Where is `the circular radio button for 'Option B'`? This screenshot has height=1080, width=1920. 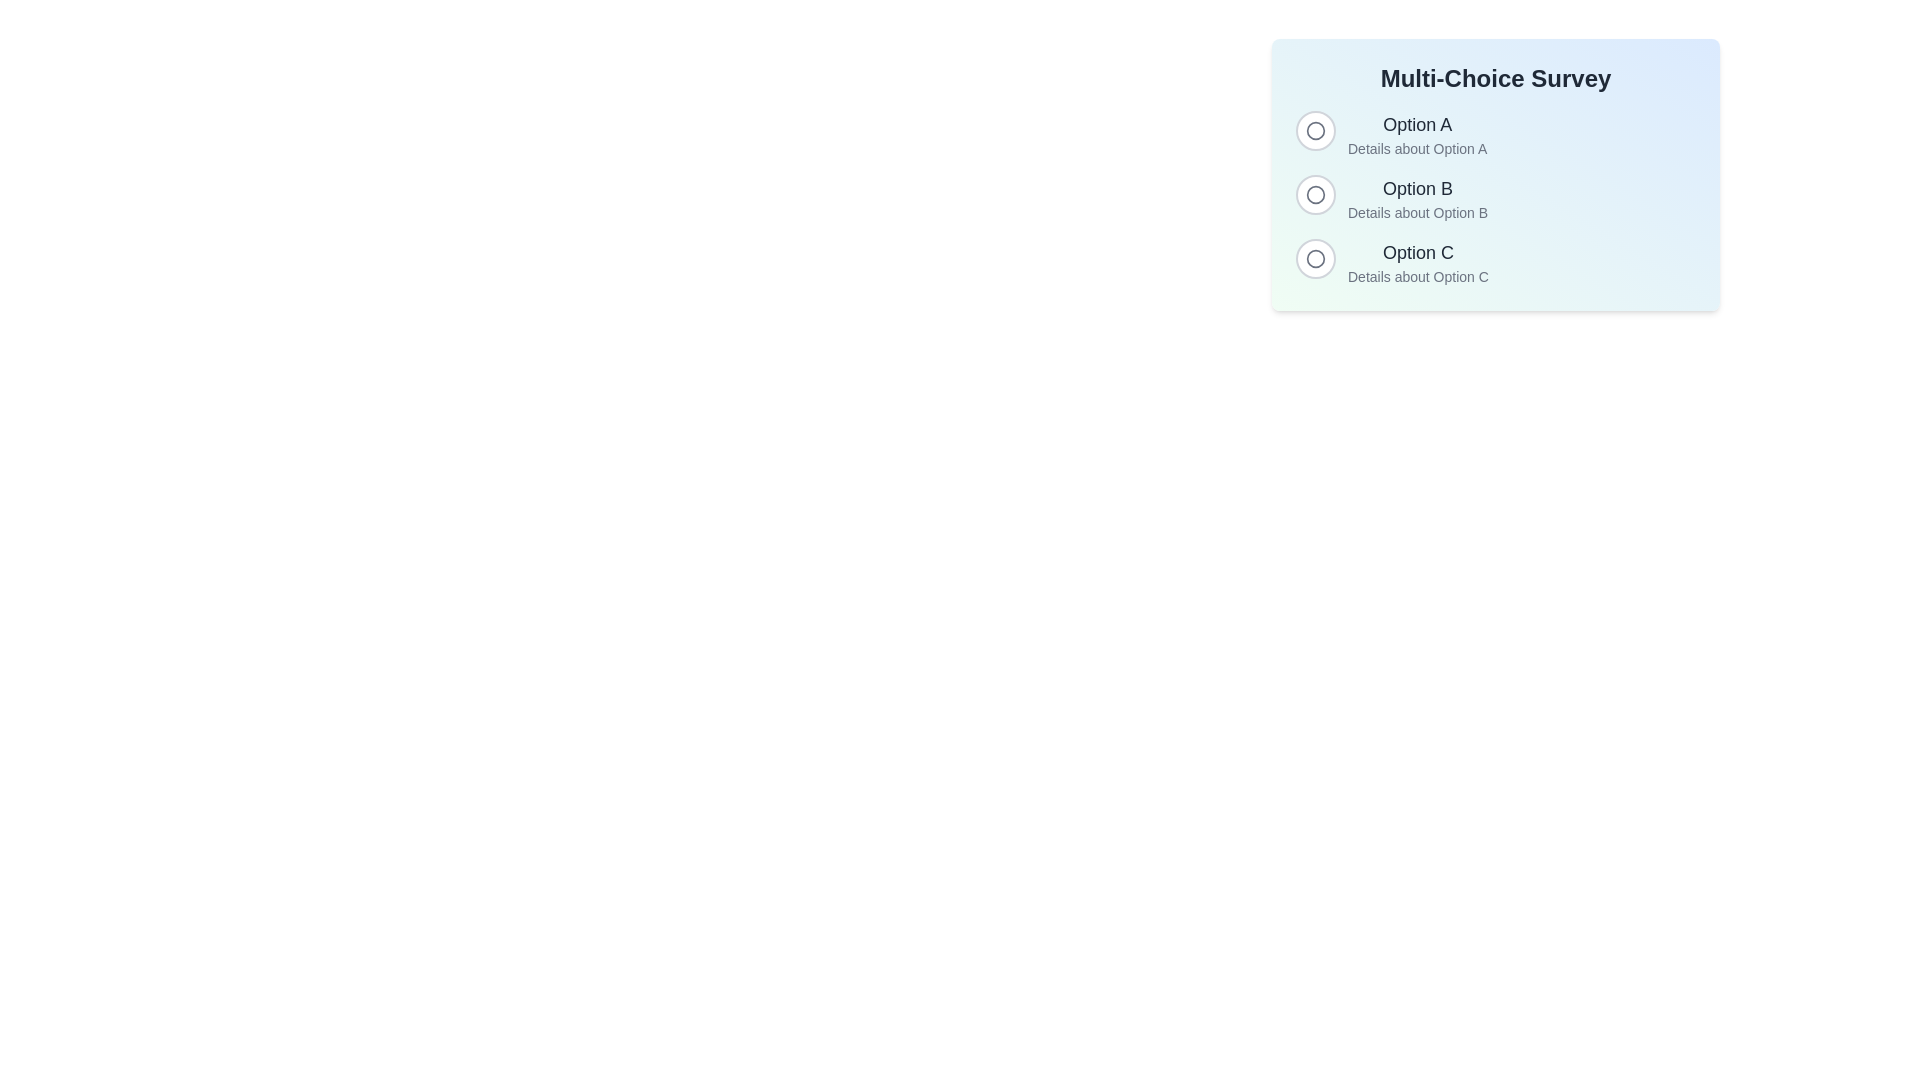
the circular radio button for 'Option B' is located at coordinates (1315, 195).